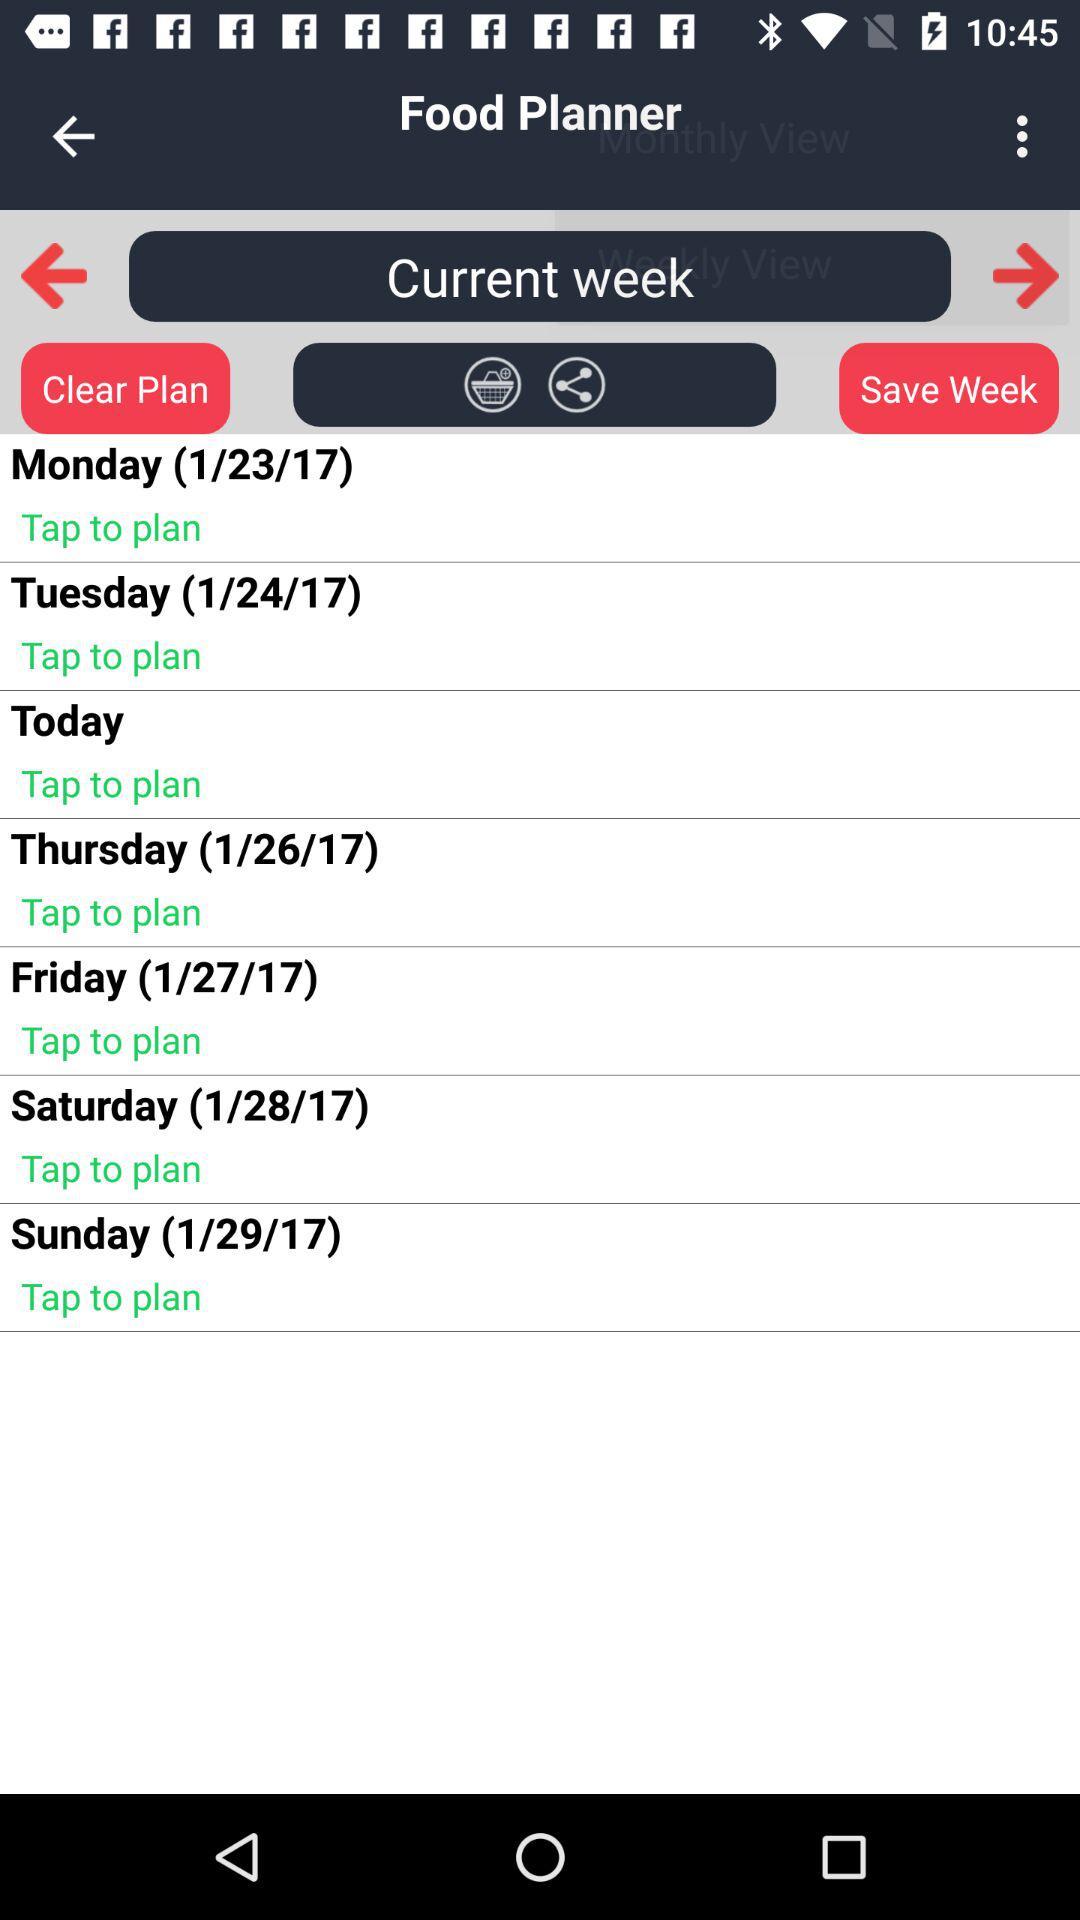  I want to click on the item to the right of the food planner item, so click(1027, 135).